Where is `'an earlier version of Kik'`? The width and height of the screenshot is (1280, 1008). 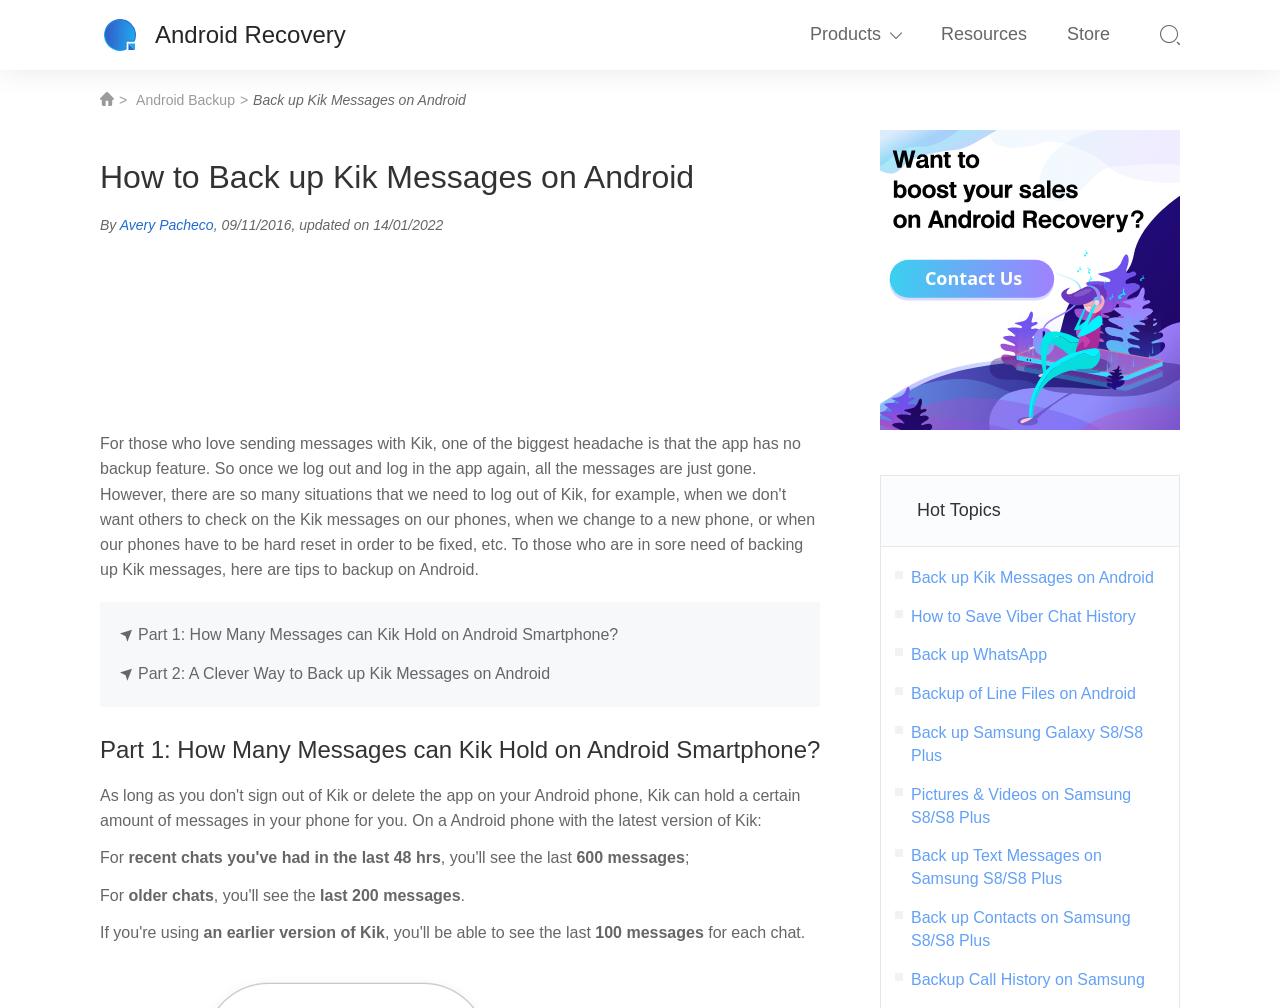 'an earlier version of Kik' is located at coordinates (290, 931).